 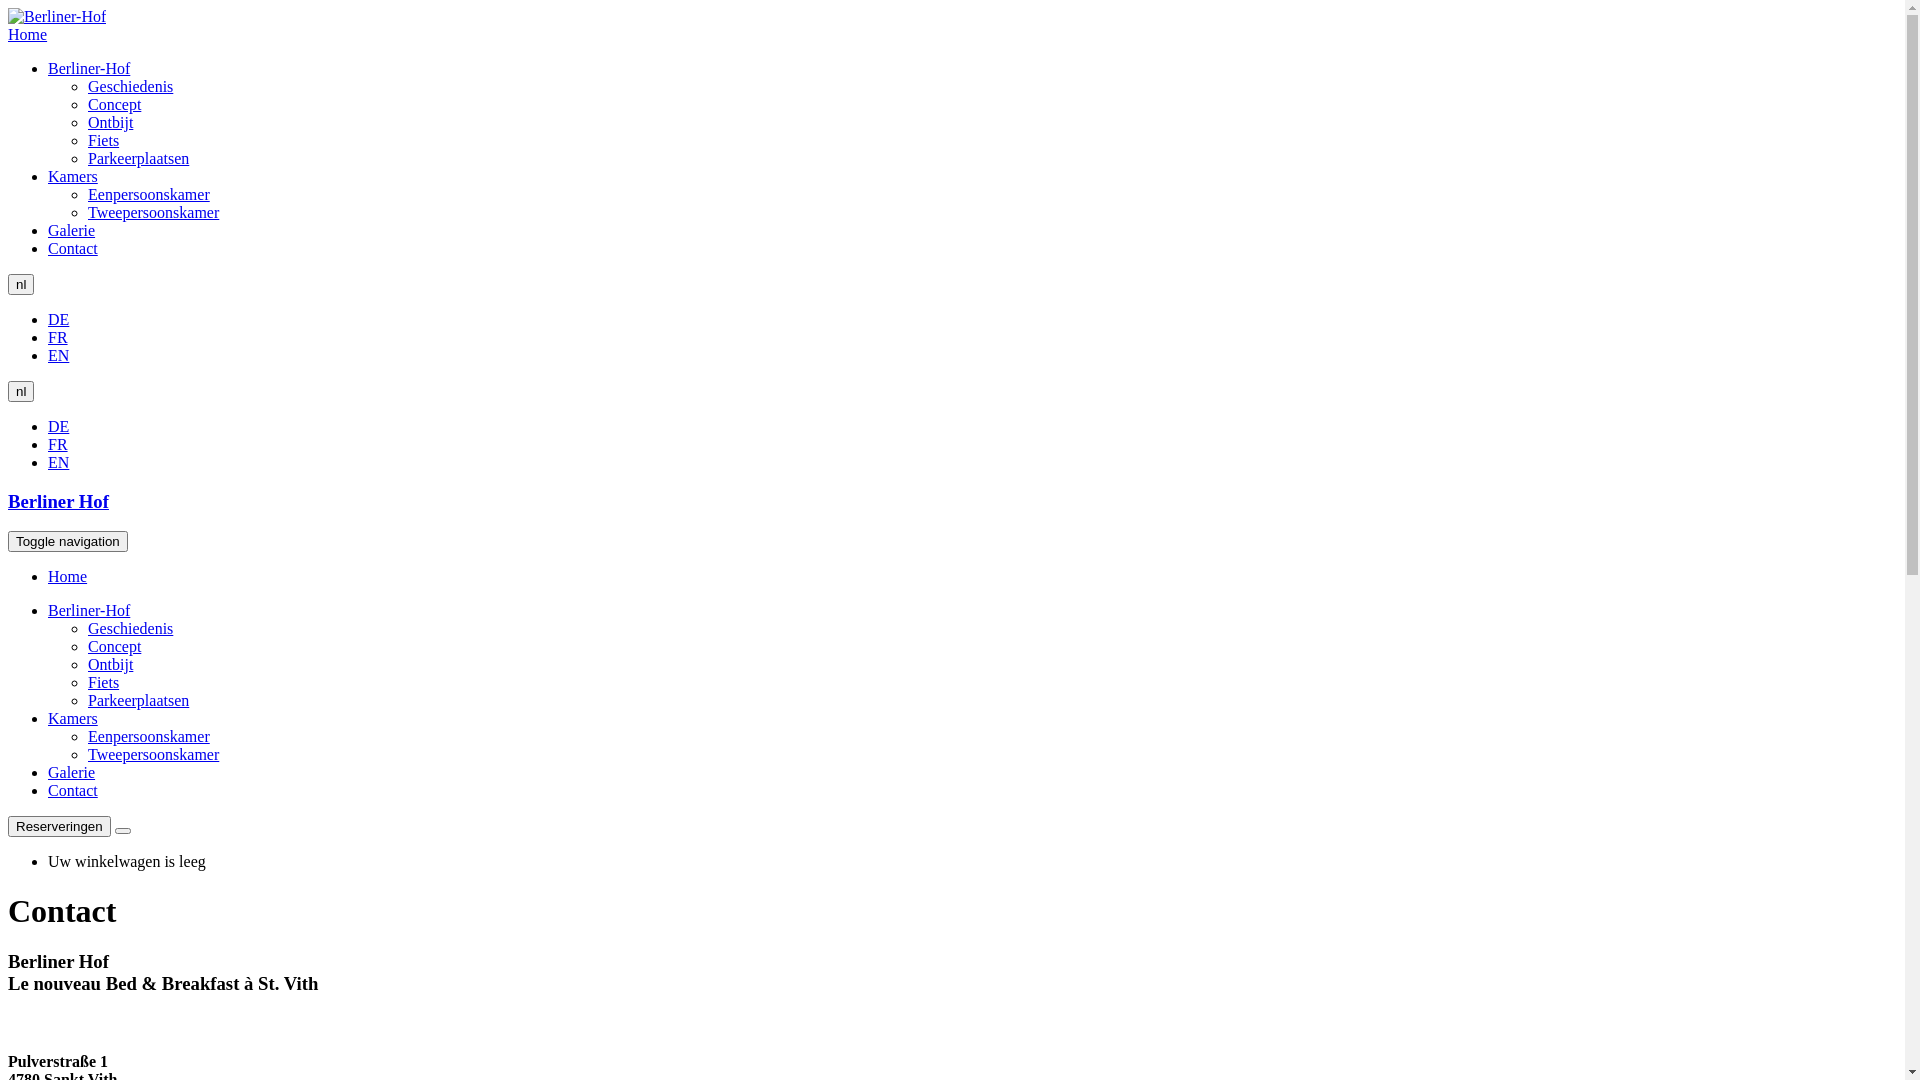 What do you see at coordinates (113, 646) in the screenshot?
I see `'Concept'` at bounding box center [113, 646].